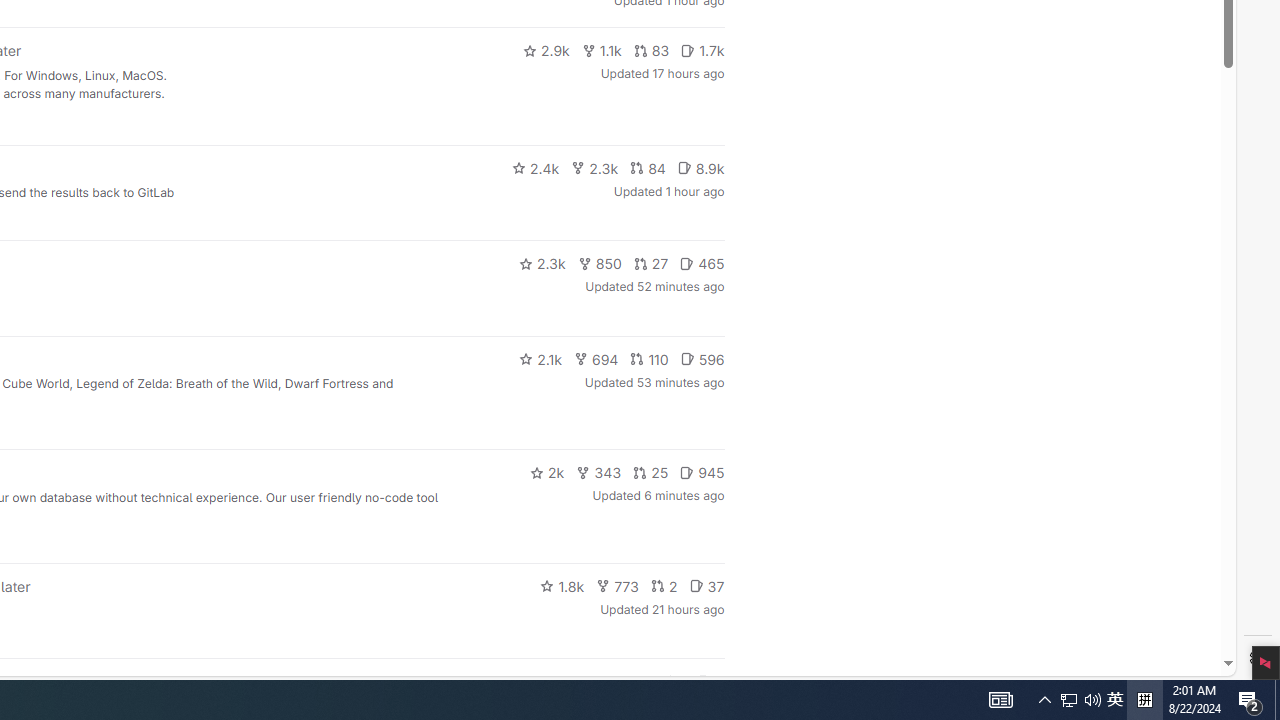 The image size is (1280, 720). I want to click on '1.1k', so click(600, 50).